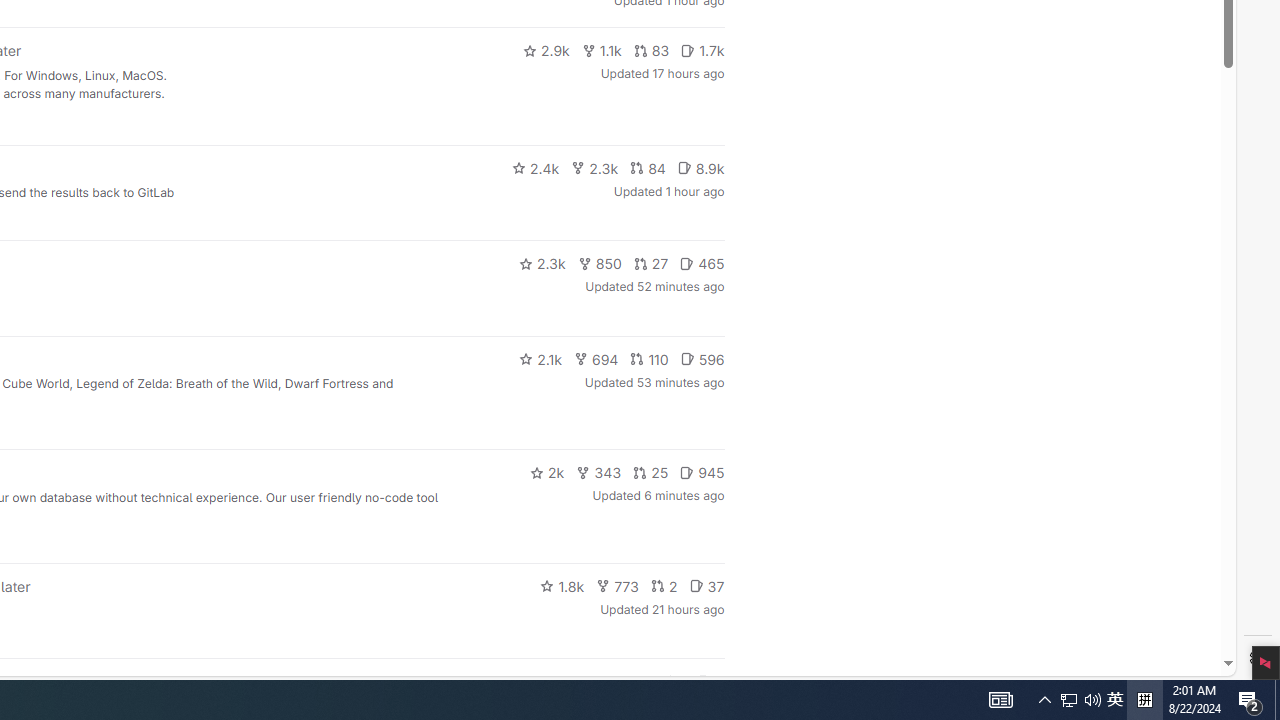 The image size is (1280, 720). I want to click on '1.1k', so click(600, 50).